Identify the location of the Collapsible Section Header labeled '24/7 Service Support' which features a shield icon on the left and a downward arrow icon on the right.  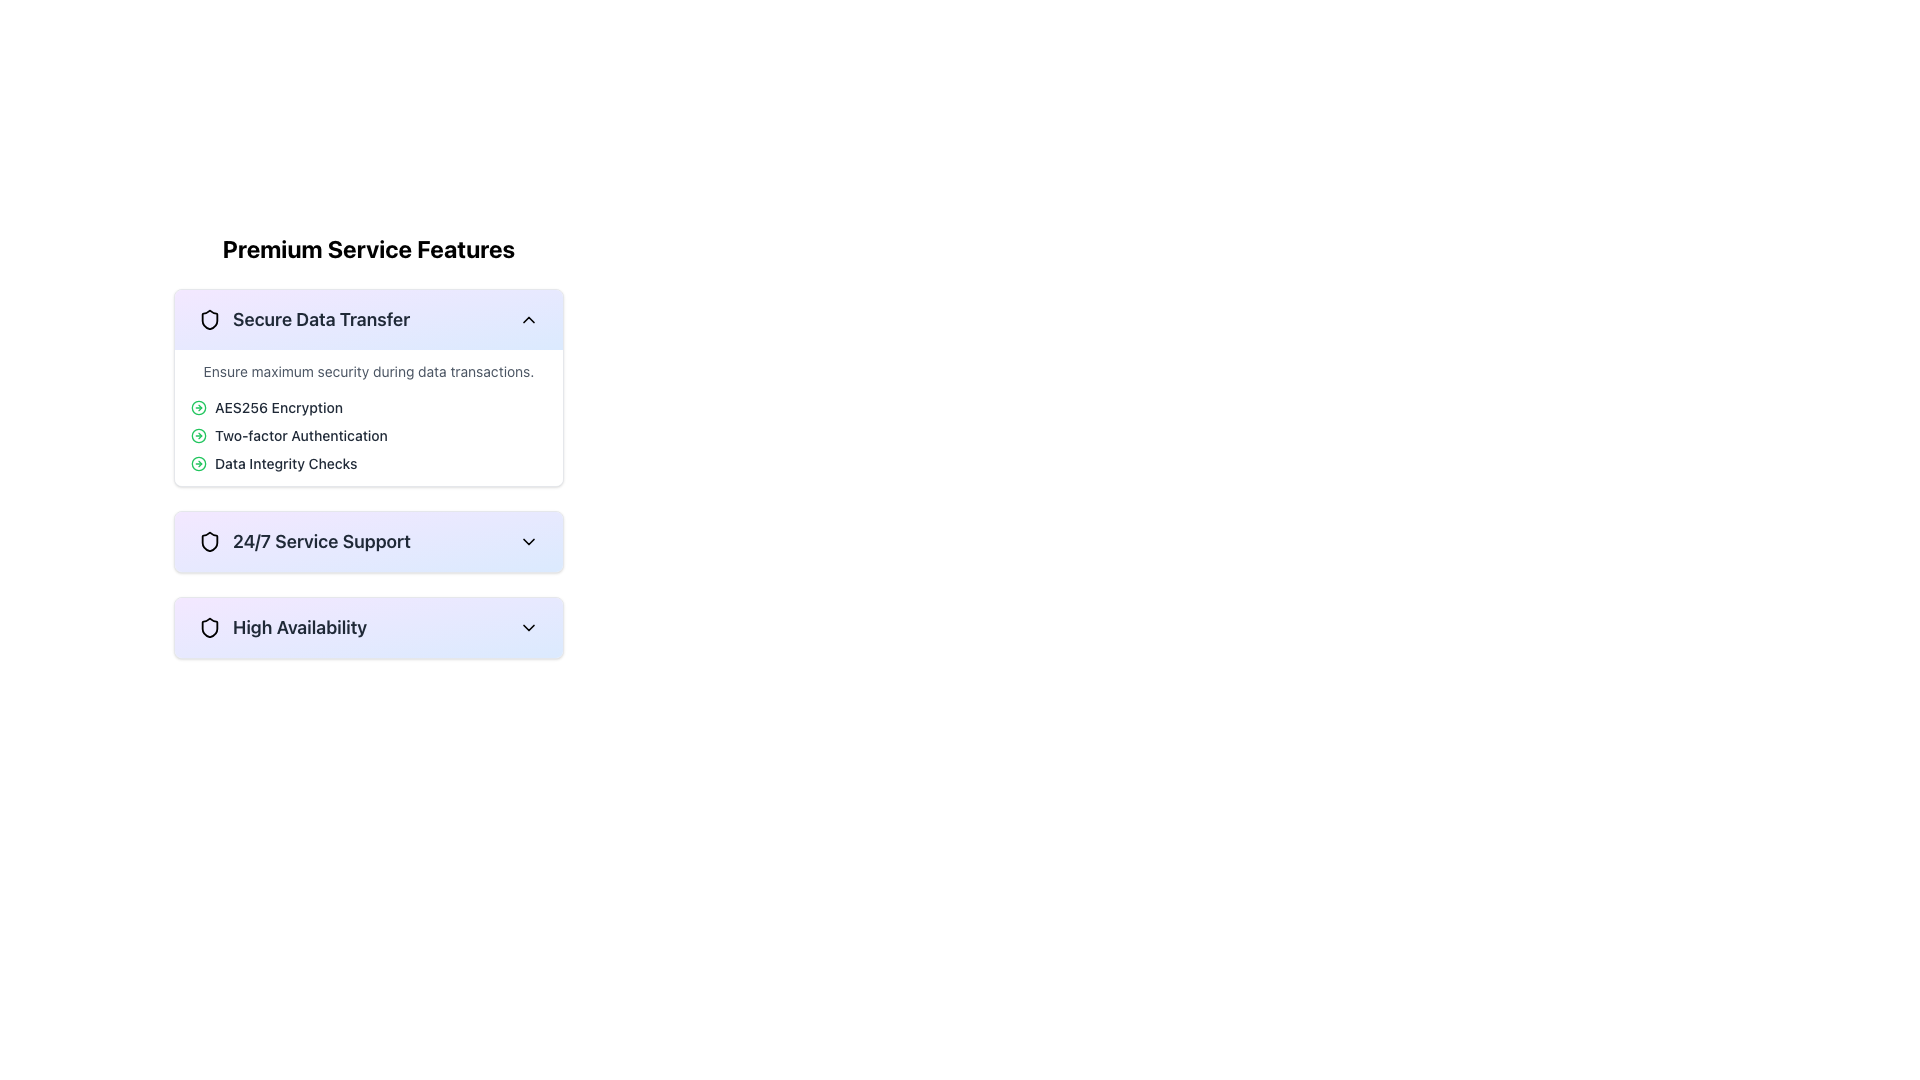
(369, 542).